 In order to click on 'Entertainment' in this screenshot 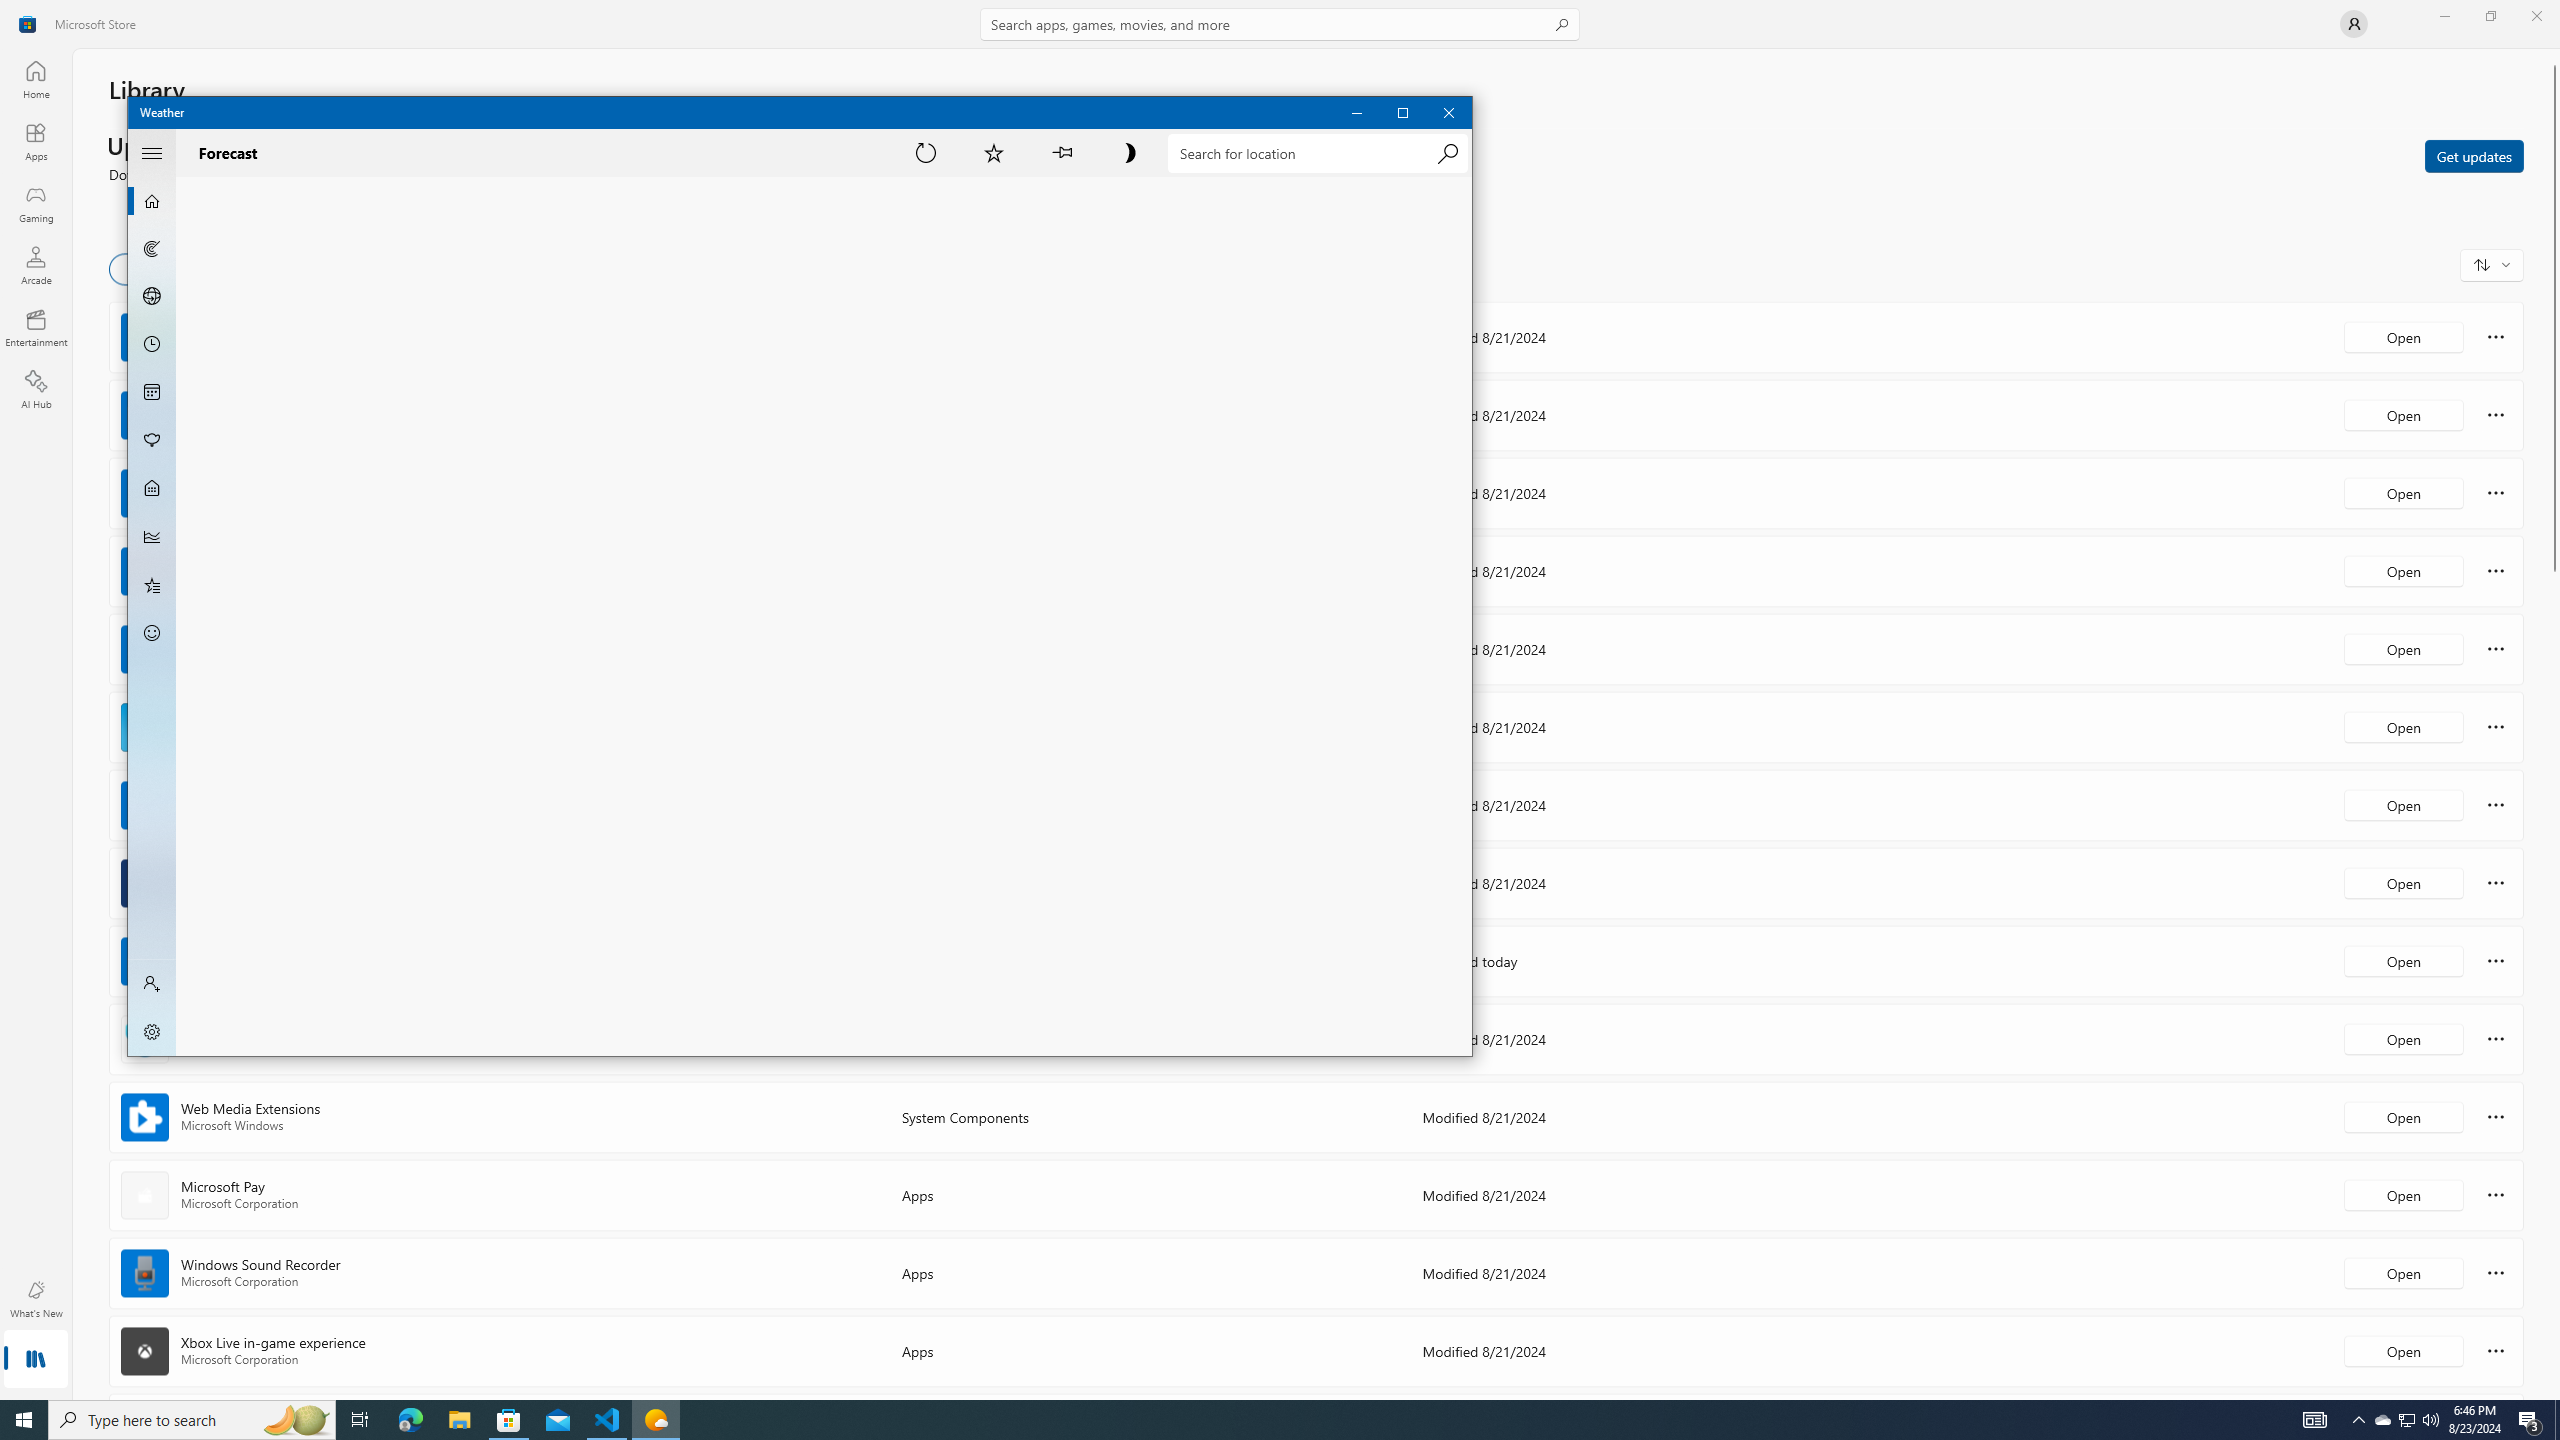, I will do `click(34, 326)`.